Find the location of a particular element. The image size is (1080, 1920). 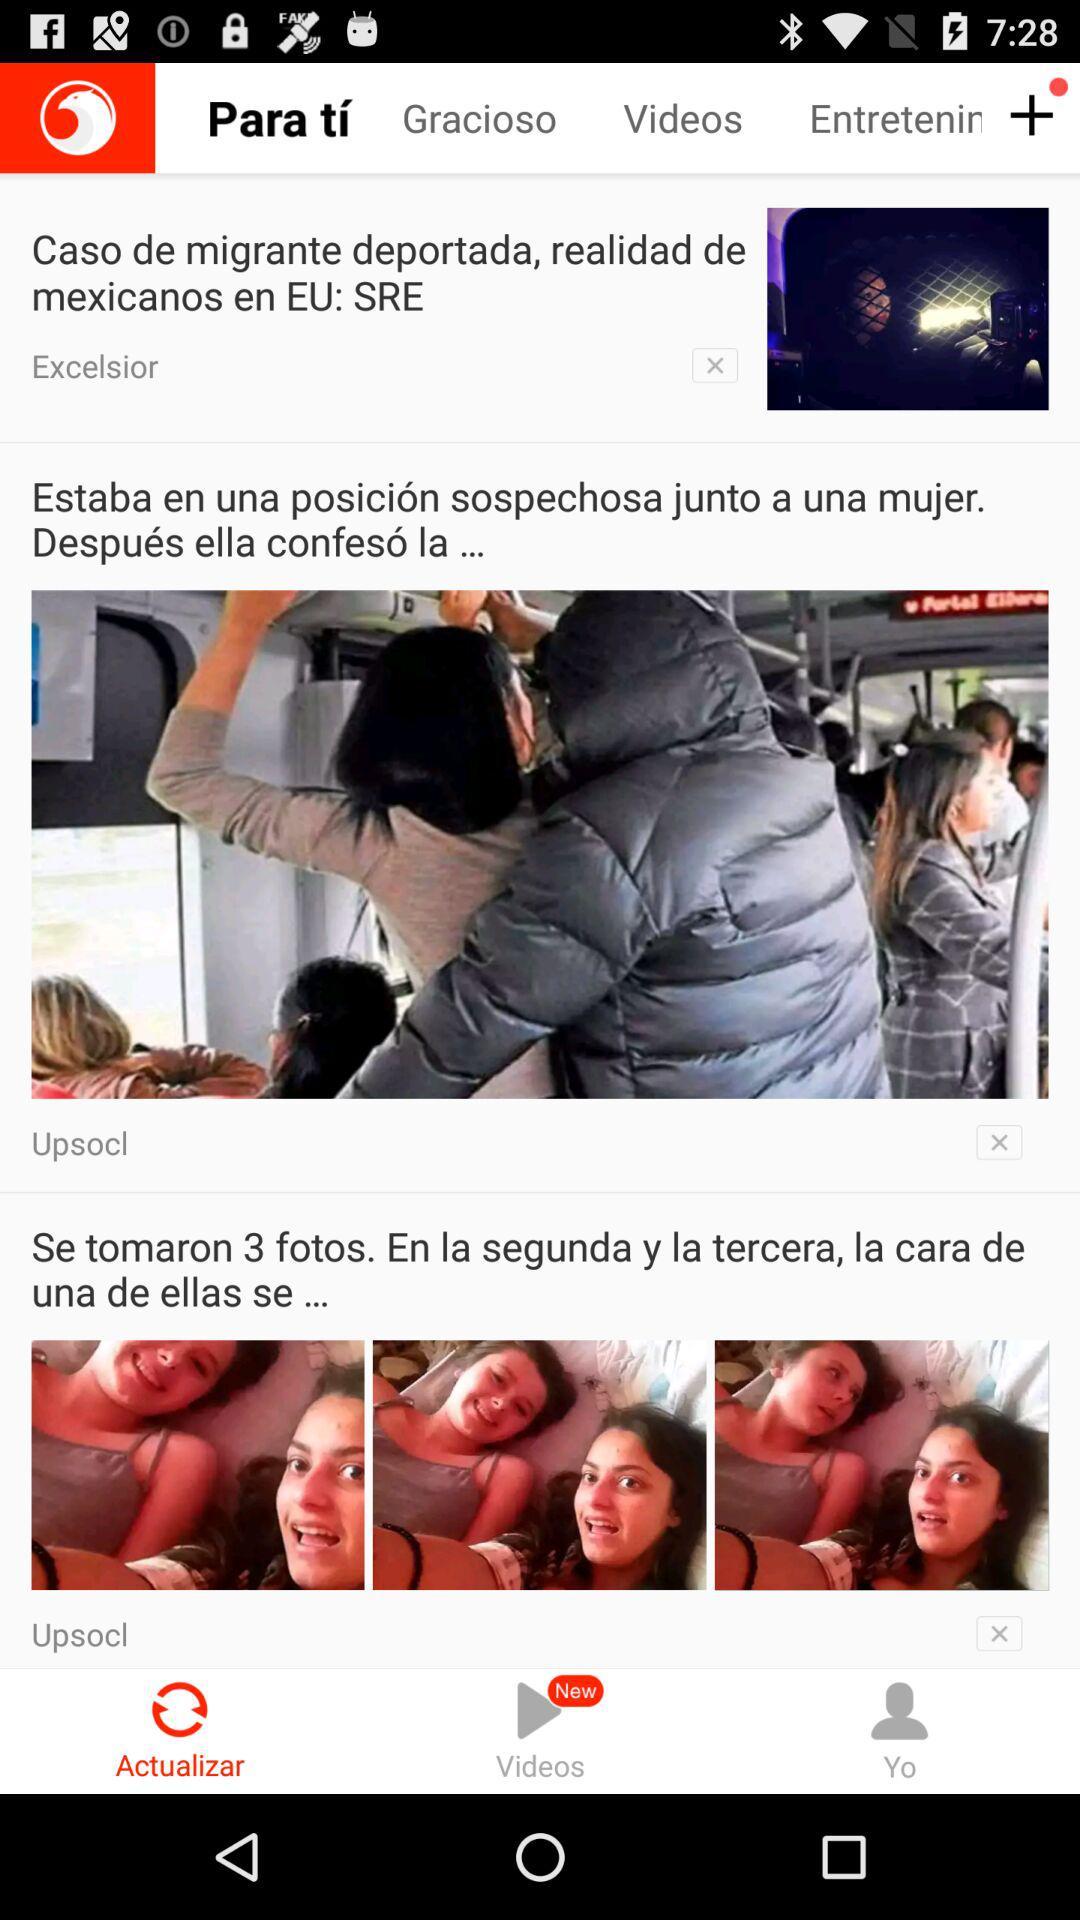

radio button next to the videos radio button is located at coordinates (180, 1730).